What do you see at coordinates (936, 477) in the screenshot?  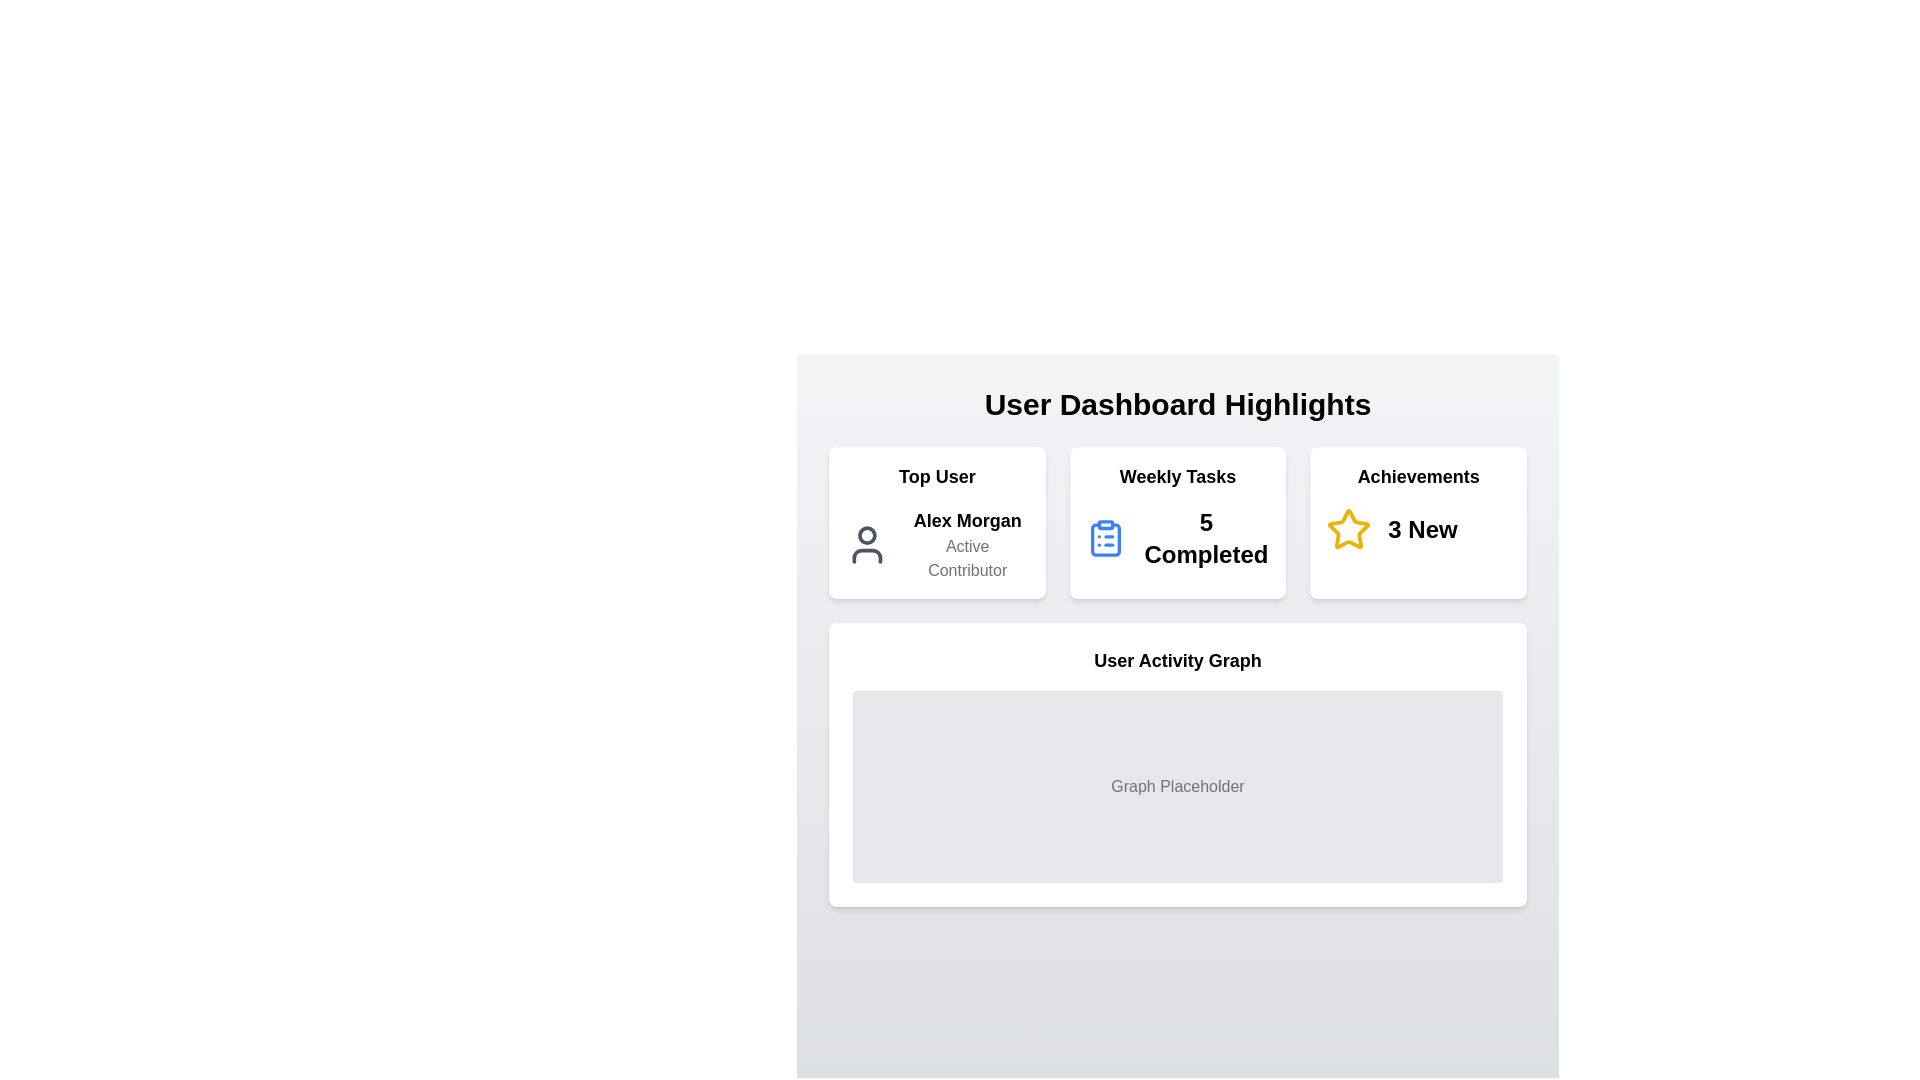 I see `the 'Top User' text label, which is styled with bold and larger font, located at the top of a profile card in the upper left quadrant of the interface` at bounding box center [936, 477].